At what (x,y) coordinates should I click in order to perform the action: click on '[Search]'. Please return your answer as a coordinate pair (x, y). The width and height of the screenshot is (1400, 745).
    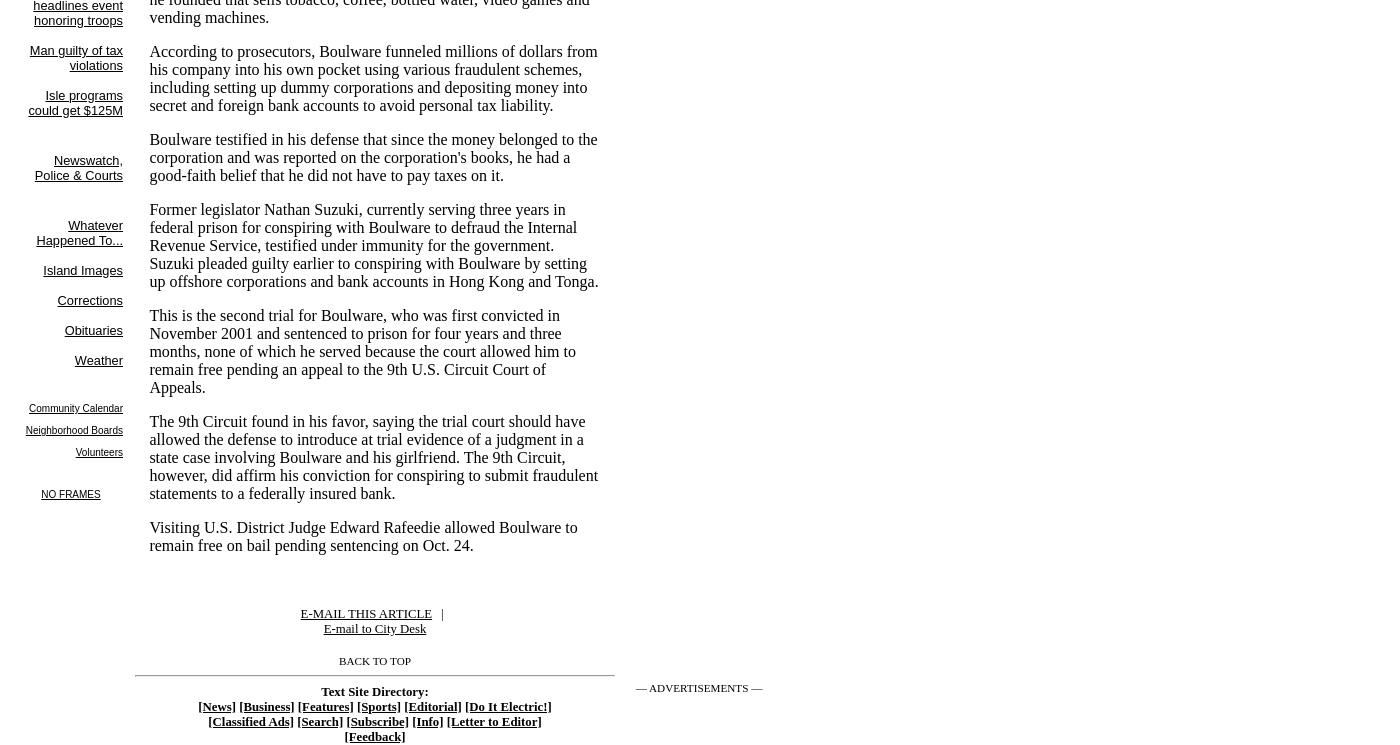
    Looking at the image, I should click on (296, 720).